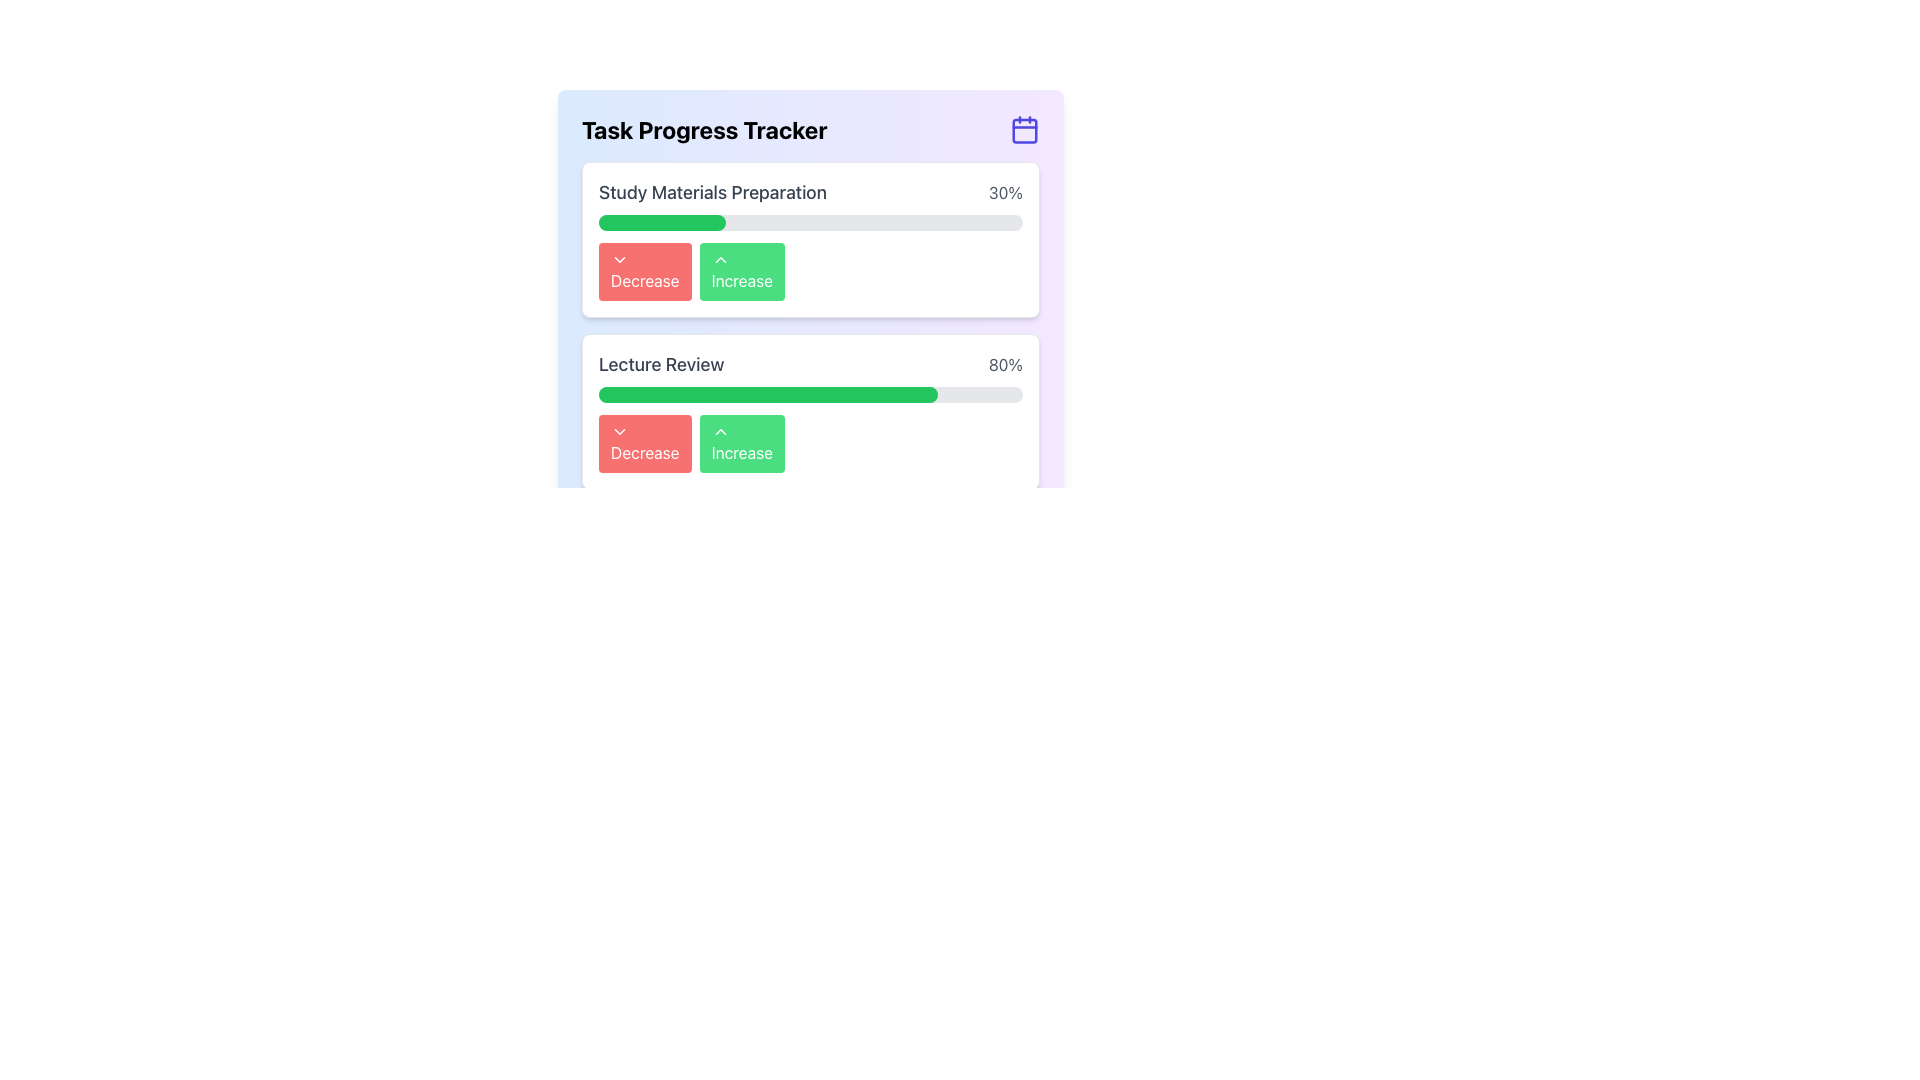 This screenshot has width=1920, height=1080. What do you see at coordinates (811, 130) in the screenshot?
I see `the 'Task Progress Tracker' header` at bounding box center [811, 130].